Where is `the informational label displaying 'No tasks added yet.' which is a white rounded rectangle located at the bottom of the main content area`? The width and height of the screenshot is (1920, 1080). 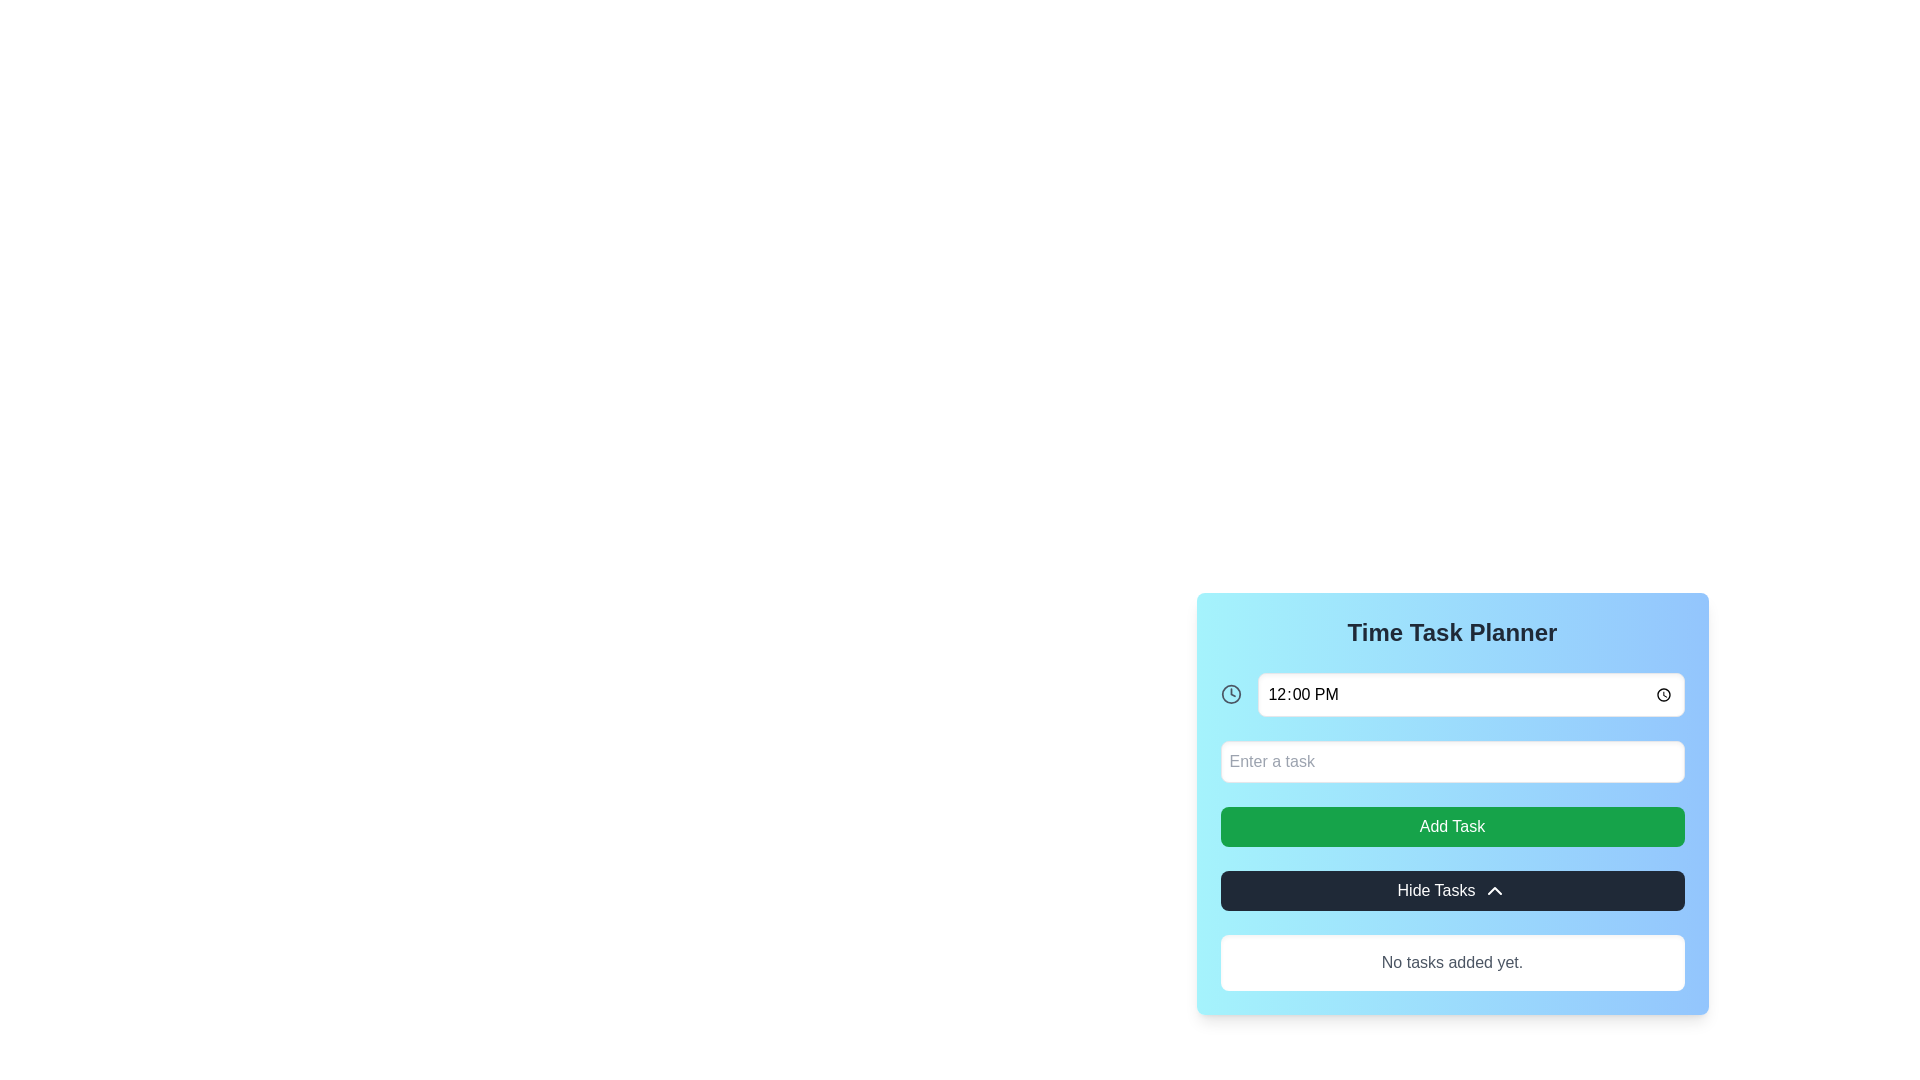
the informational label displaying 'No tasks added yet.' which is a white rounded rectangle located at the bottom of the main content area is located at coordinates (1452, 962).